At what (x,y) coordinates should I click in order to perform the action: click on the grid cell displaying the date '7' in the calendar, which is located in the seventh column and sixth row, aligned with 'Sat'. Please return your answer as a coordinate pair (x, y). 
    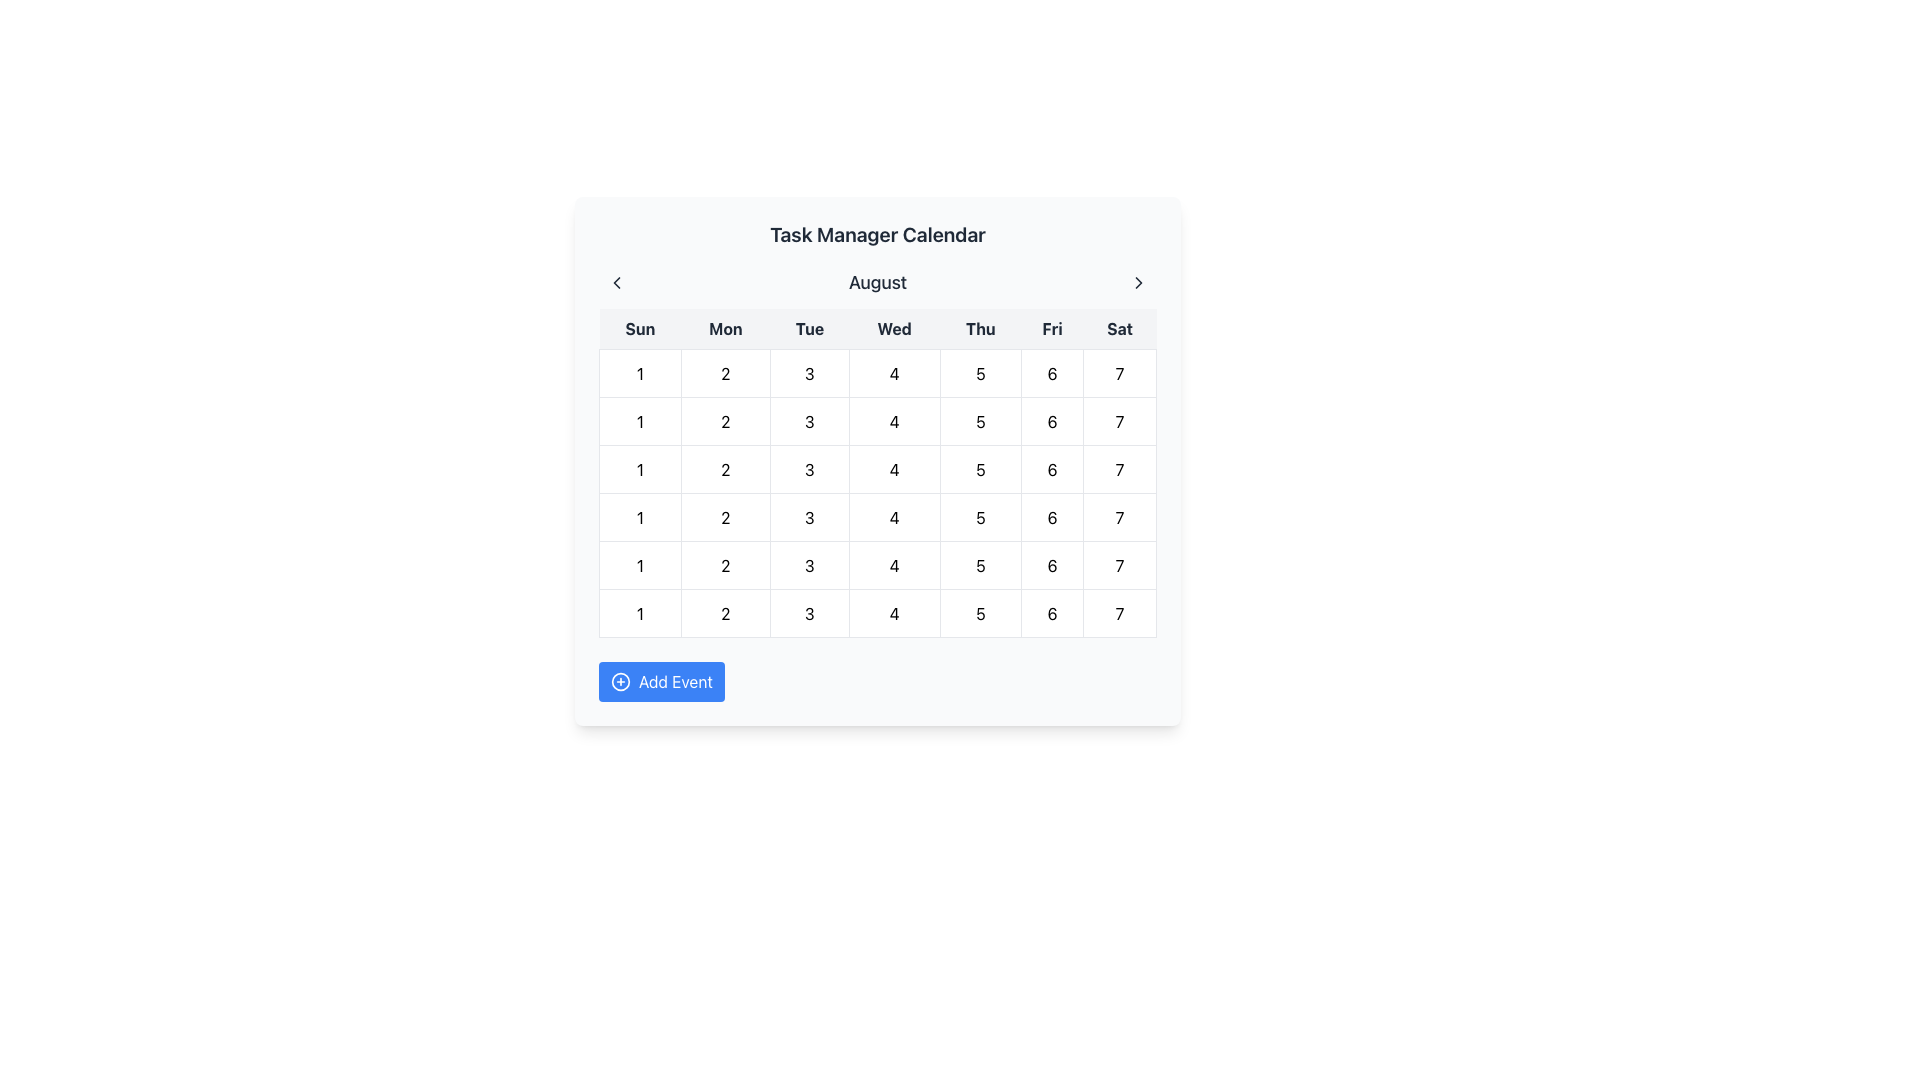
    Looking at the image, I should click on (1120, 612).